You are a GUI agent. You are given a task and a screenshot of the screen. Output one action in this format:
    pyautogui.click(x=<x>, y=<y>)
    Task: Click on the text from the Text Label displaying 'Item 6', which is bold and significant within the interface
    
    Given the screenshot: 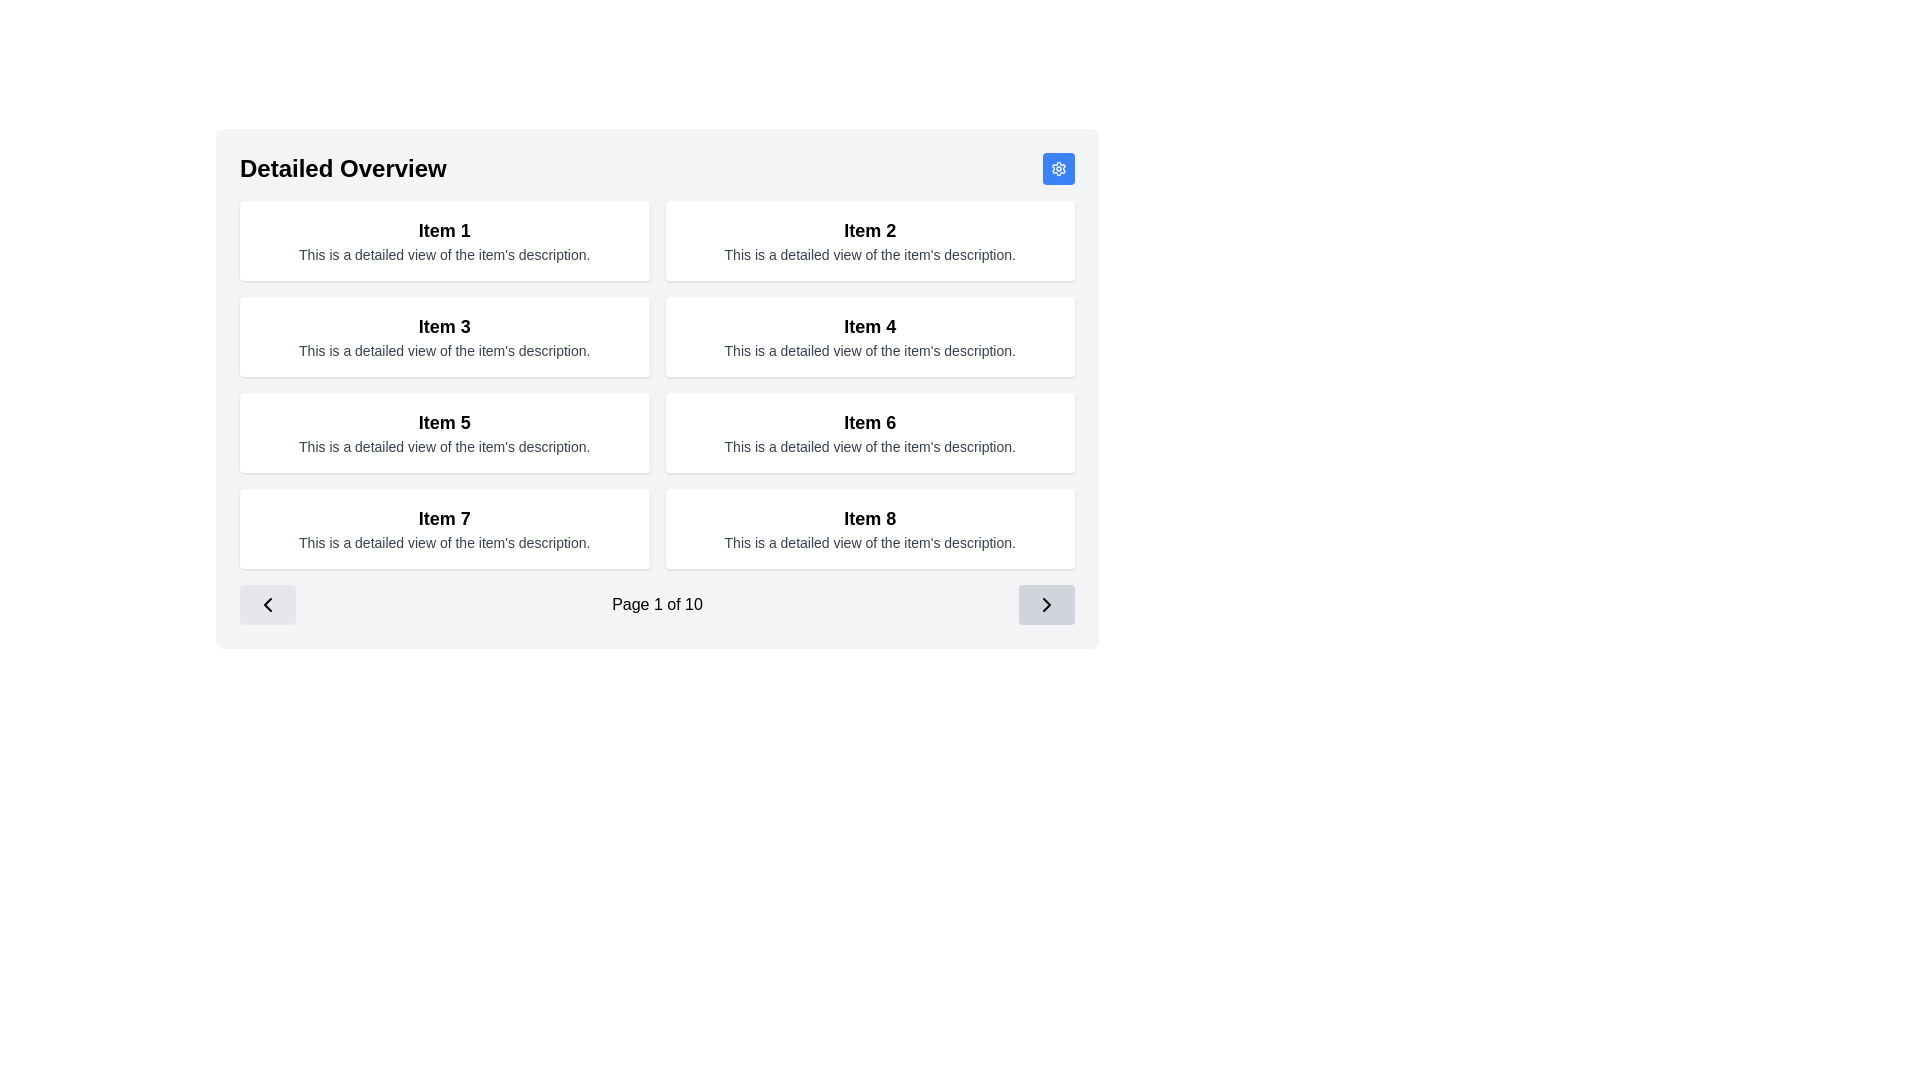 What is the action you would take?
    pyautogui.click(x=870, y=422)
    